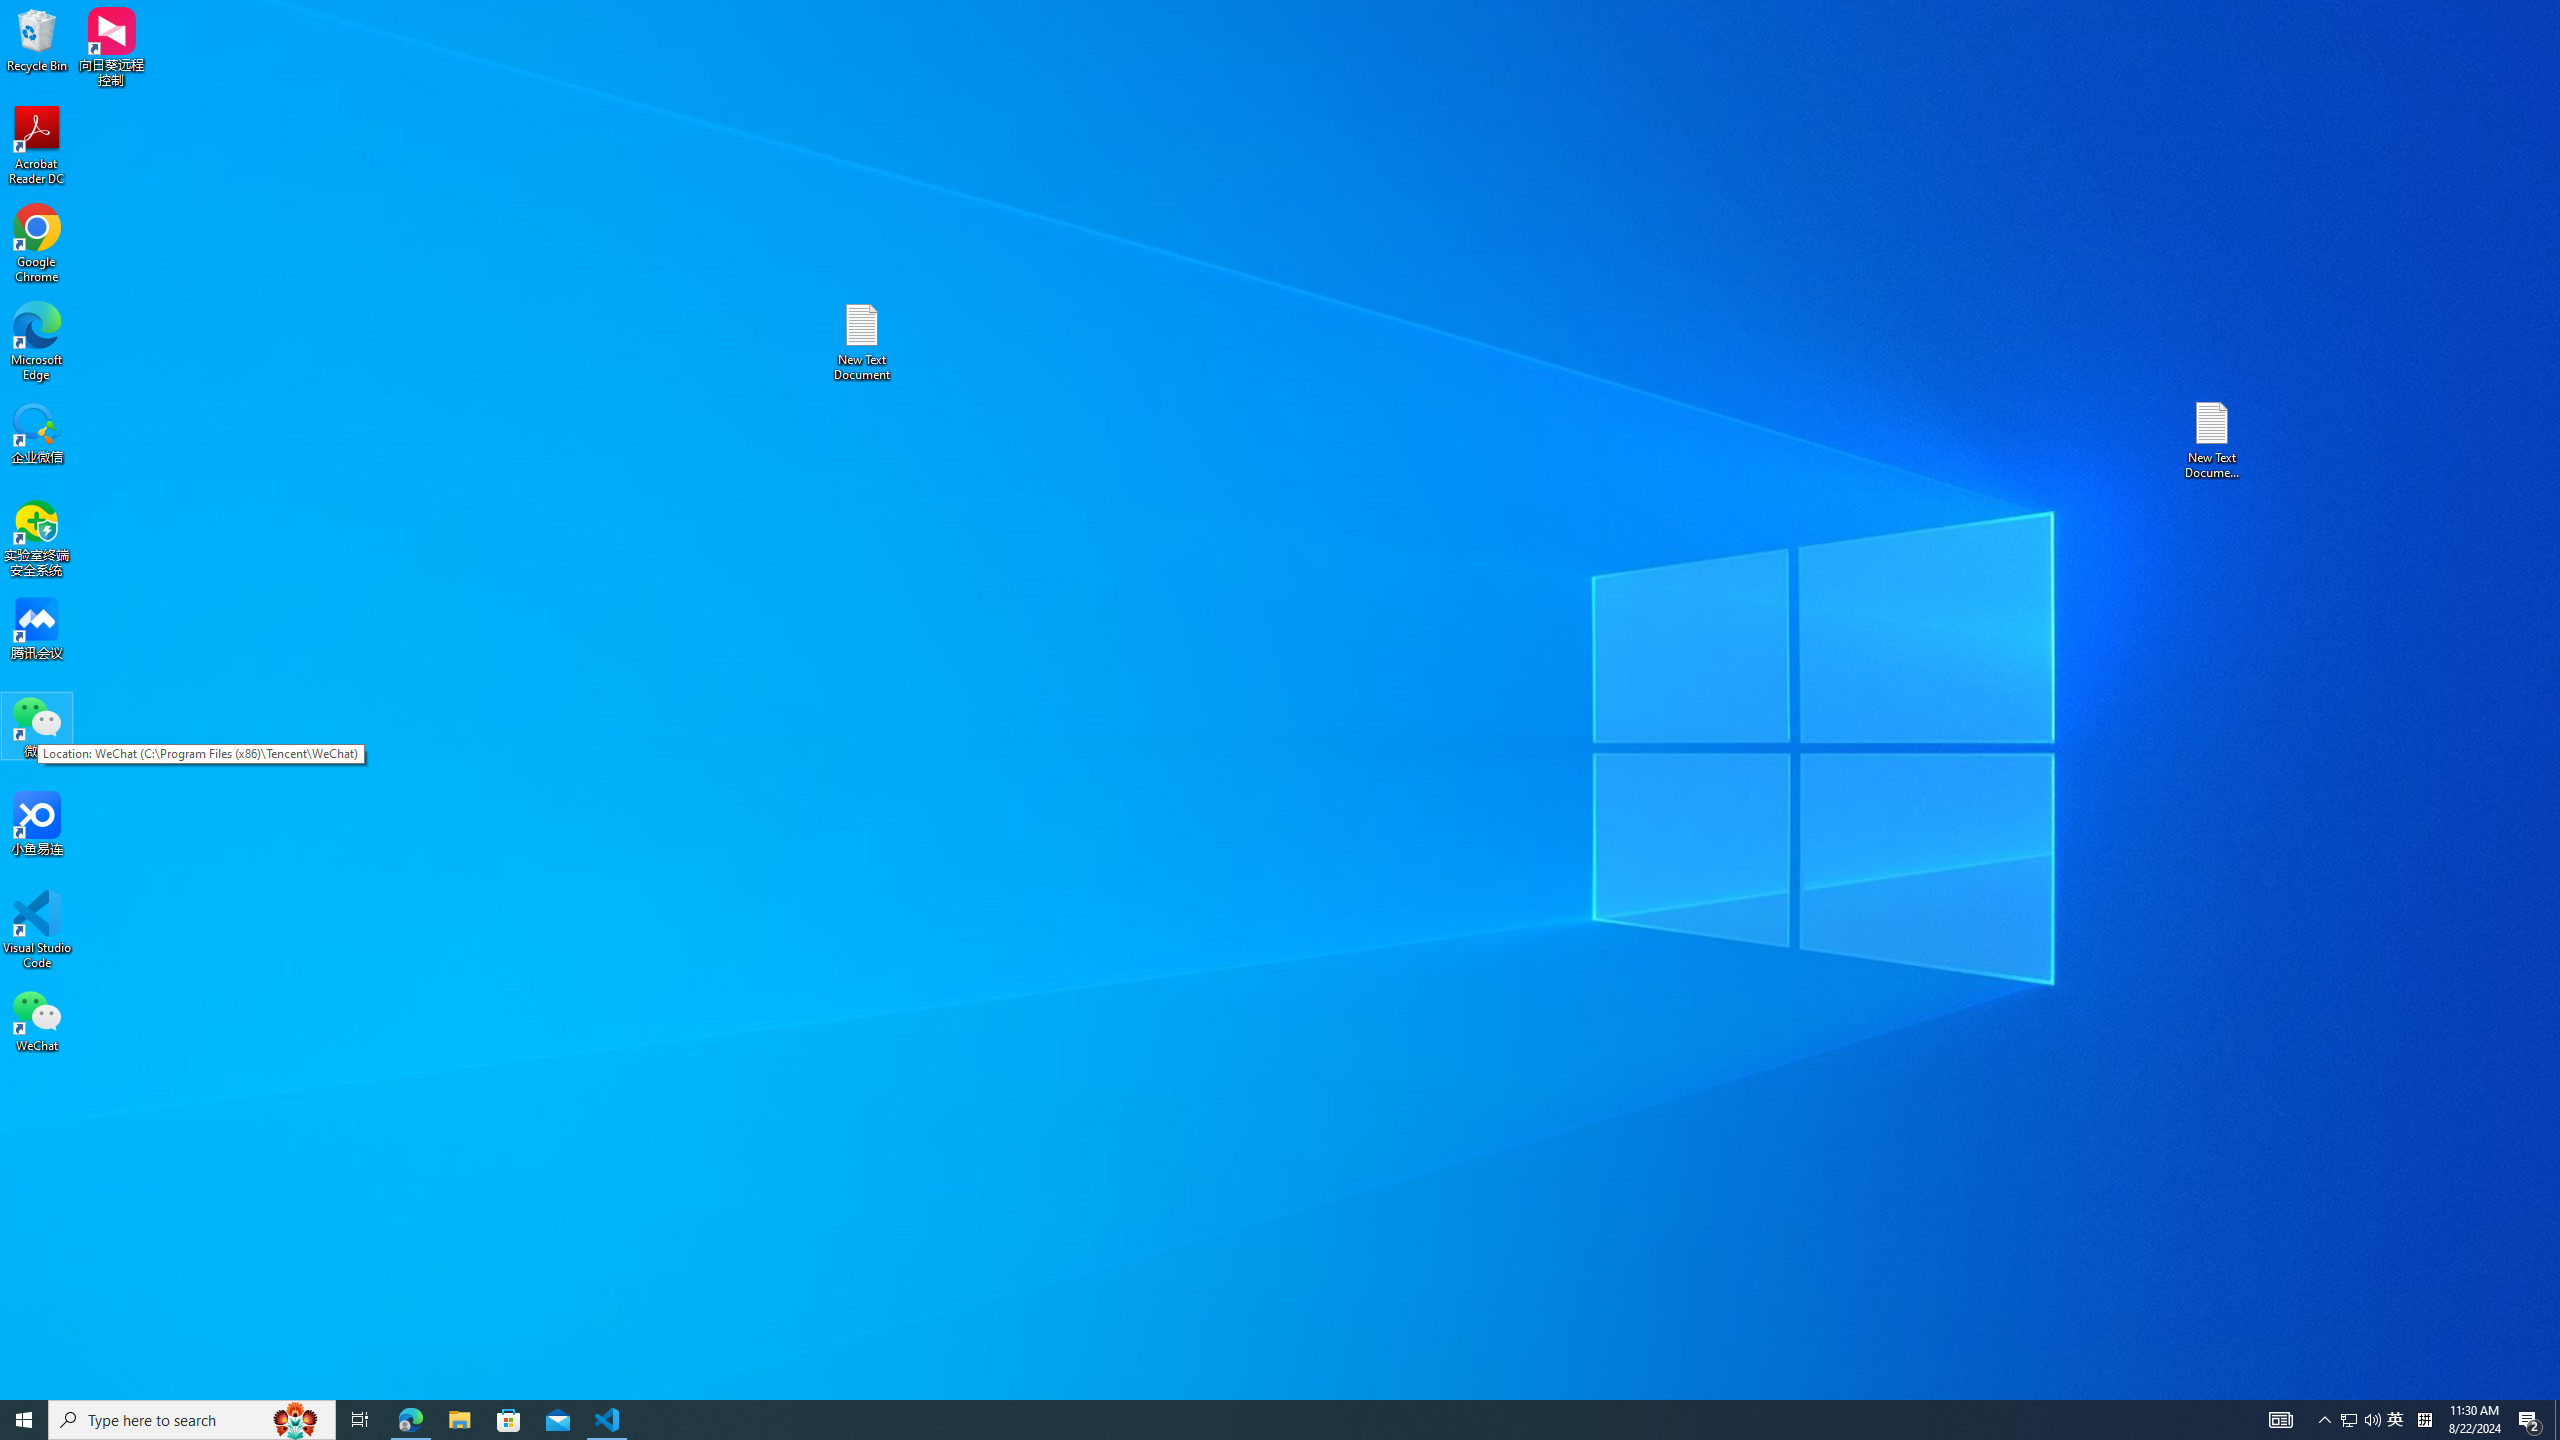 The image size is (2560, 1440). Describe the element at coordinates (607, 1418) in the screenshot. I see `'Visual Studio Code - 1 running window'` at that location.